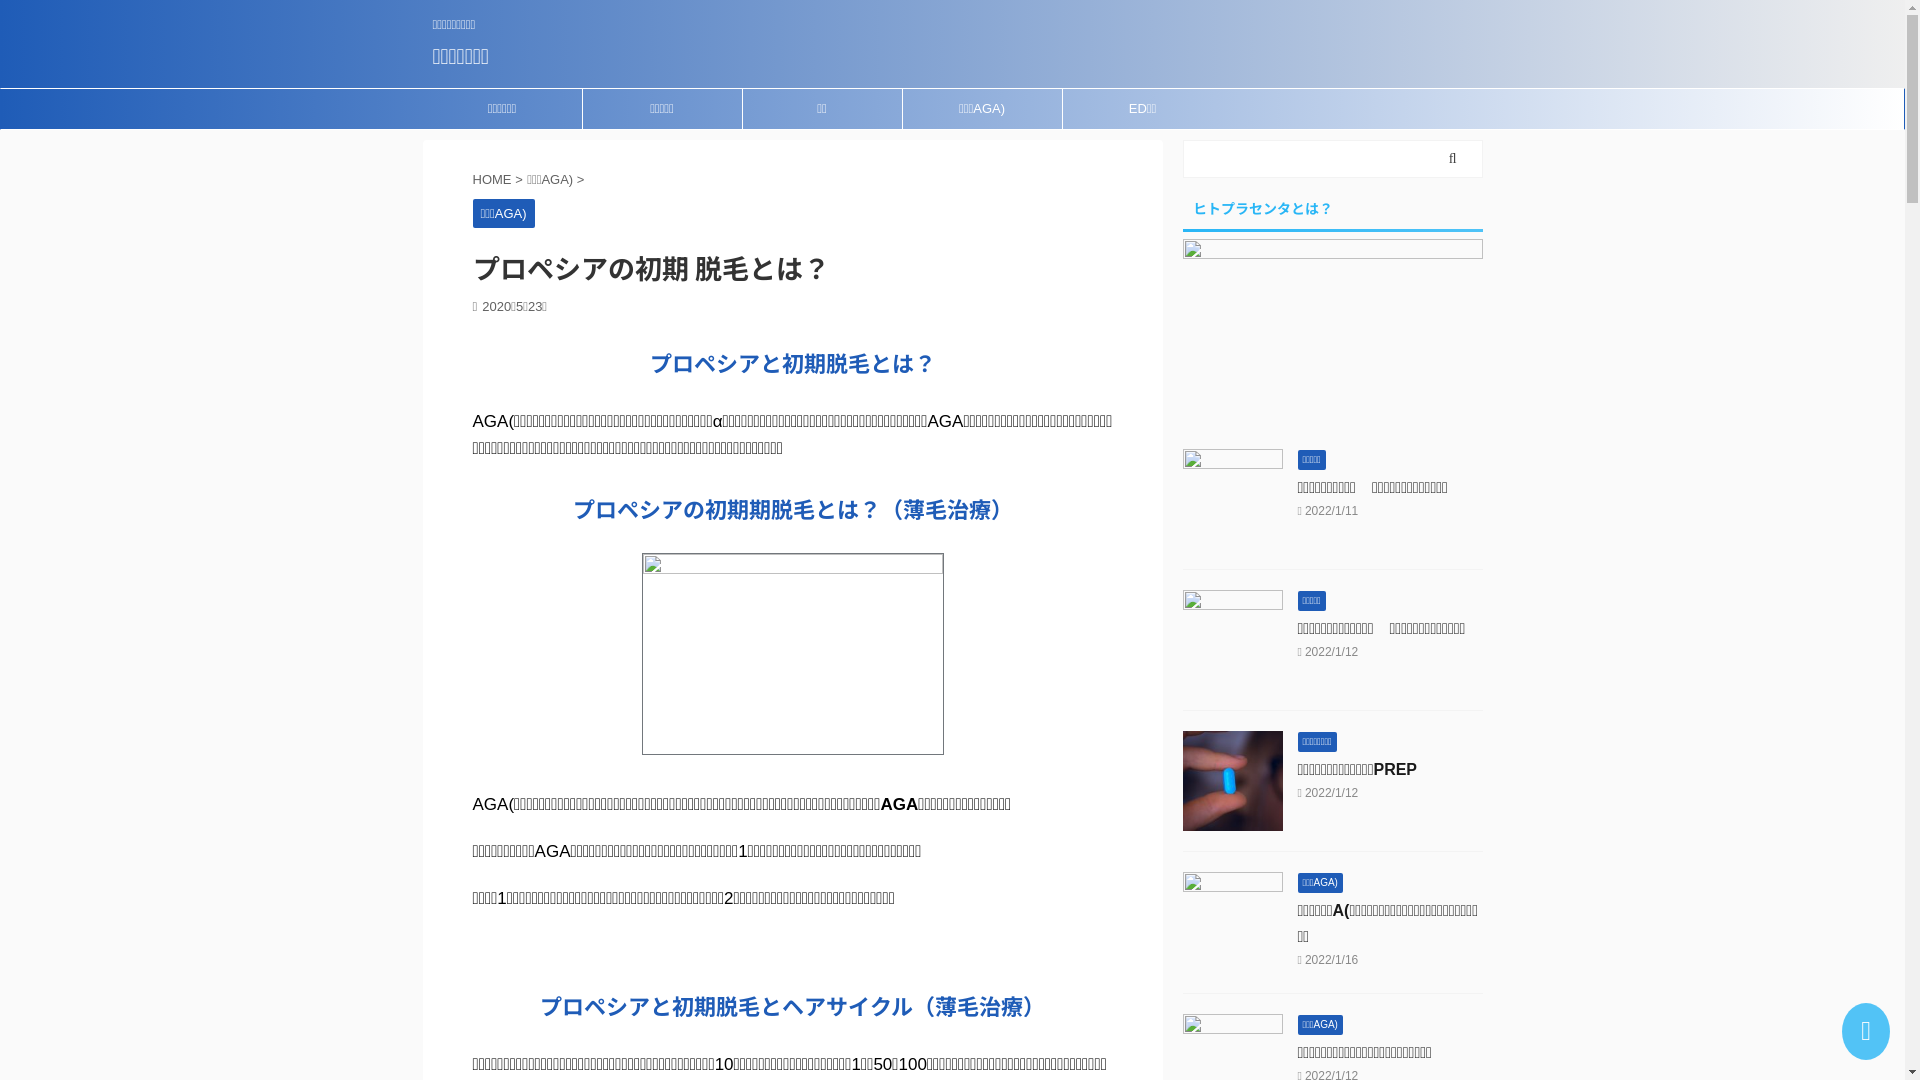 The height and width of the screenshot is (1080, 1920). What do you see at coordinates (493, 178) in the screenshot?
I see `'HOME'` at bounding box center [493, 178].